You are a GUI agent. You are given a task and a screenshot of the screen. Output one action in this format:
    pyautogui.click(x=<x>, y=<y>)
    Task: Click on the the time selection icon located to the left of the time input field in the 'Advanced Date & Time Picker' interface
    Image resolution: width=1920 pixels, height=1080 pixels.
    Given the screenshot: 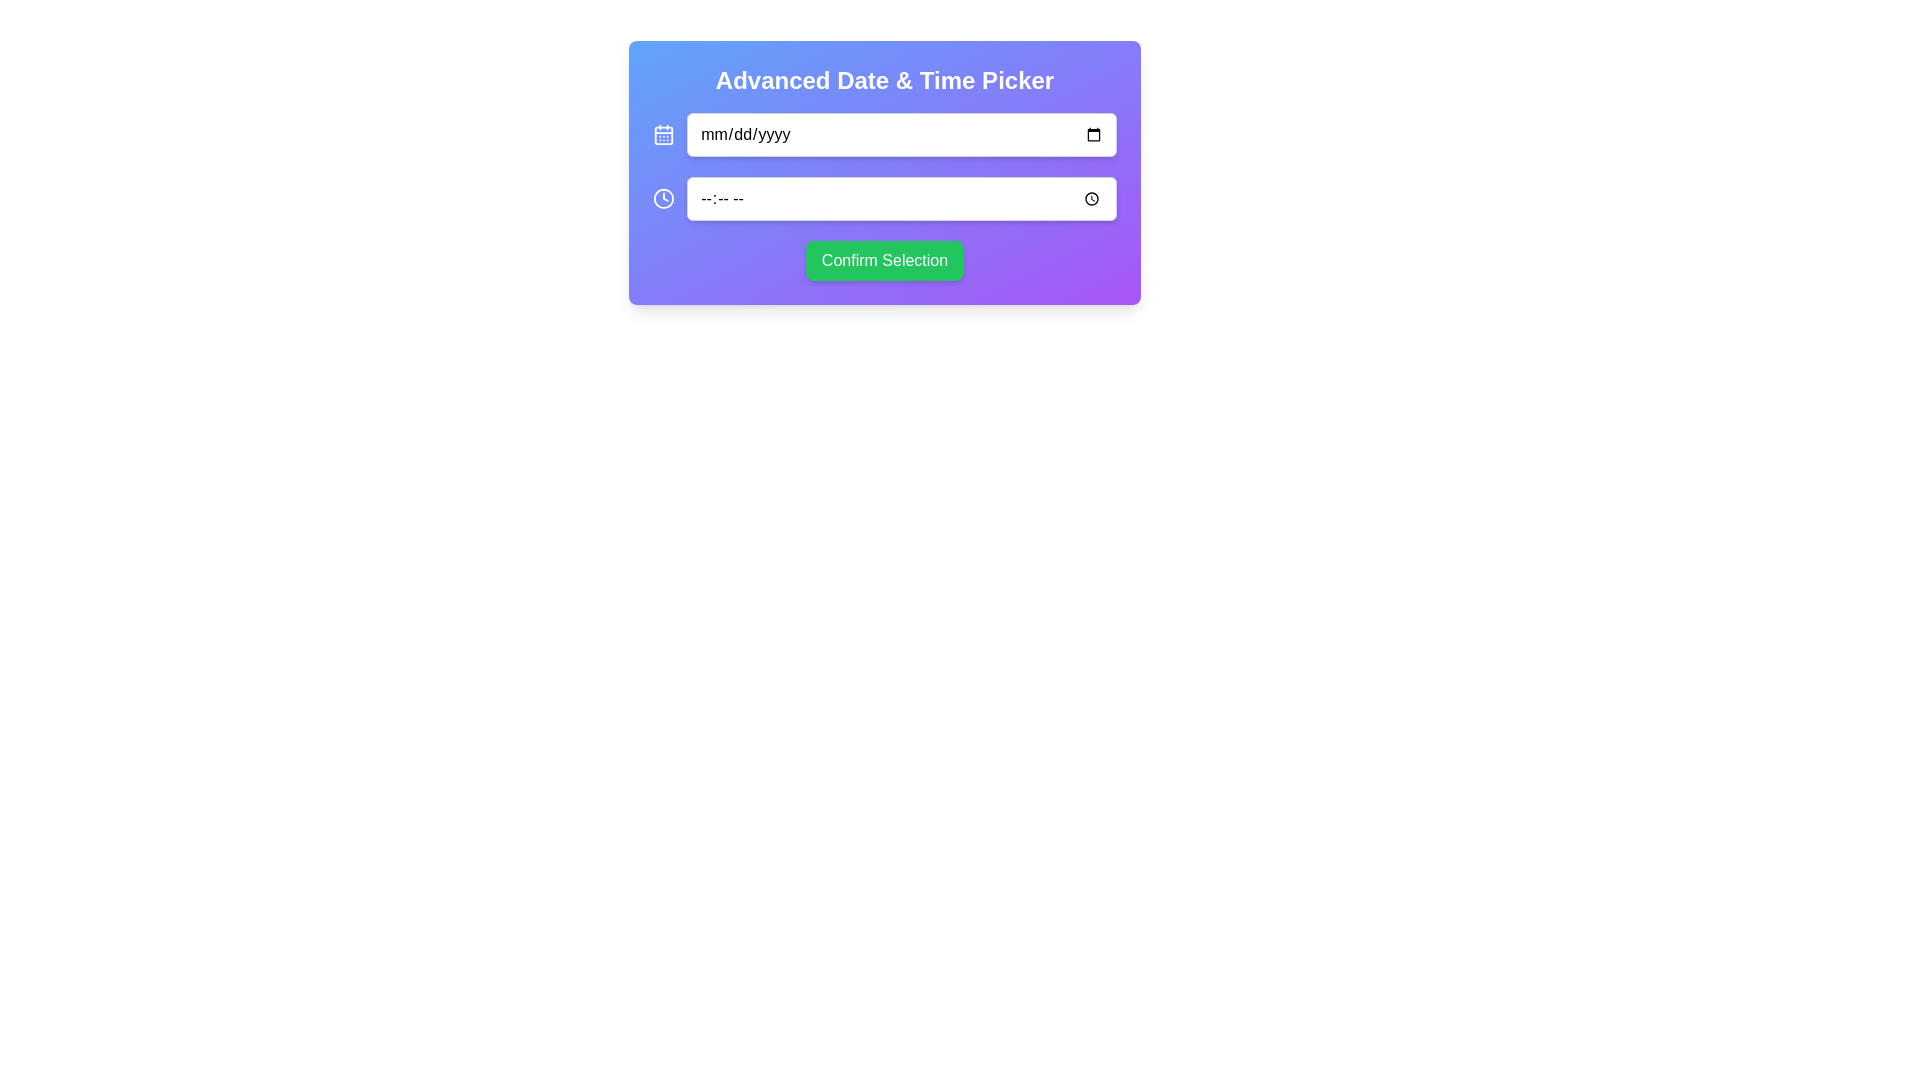 What is the action you would take?
    pyautogui.click(x=664, y=199)
    